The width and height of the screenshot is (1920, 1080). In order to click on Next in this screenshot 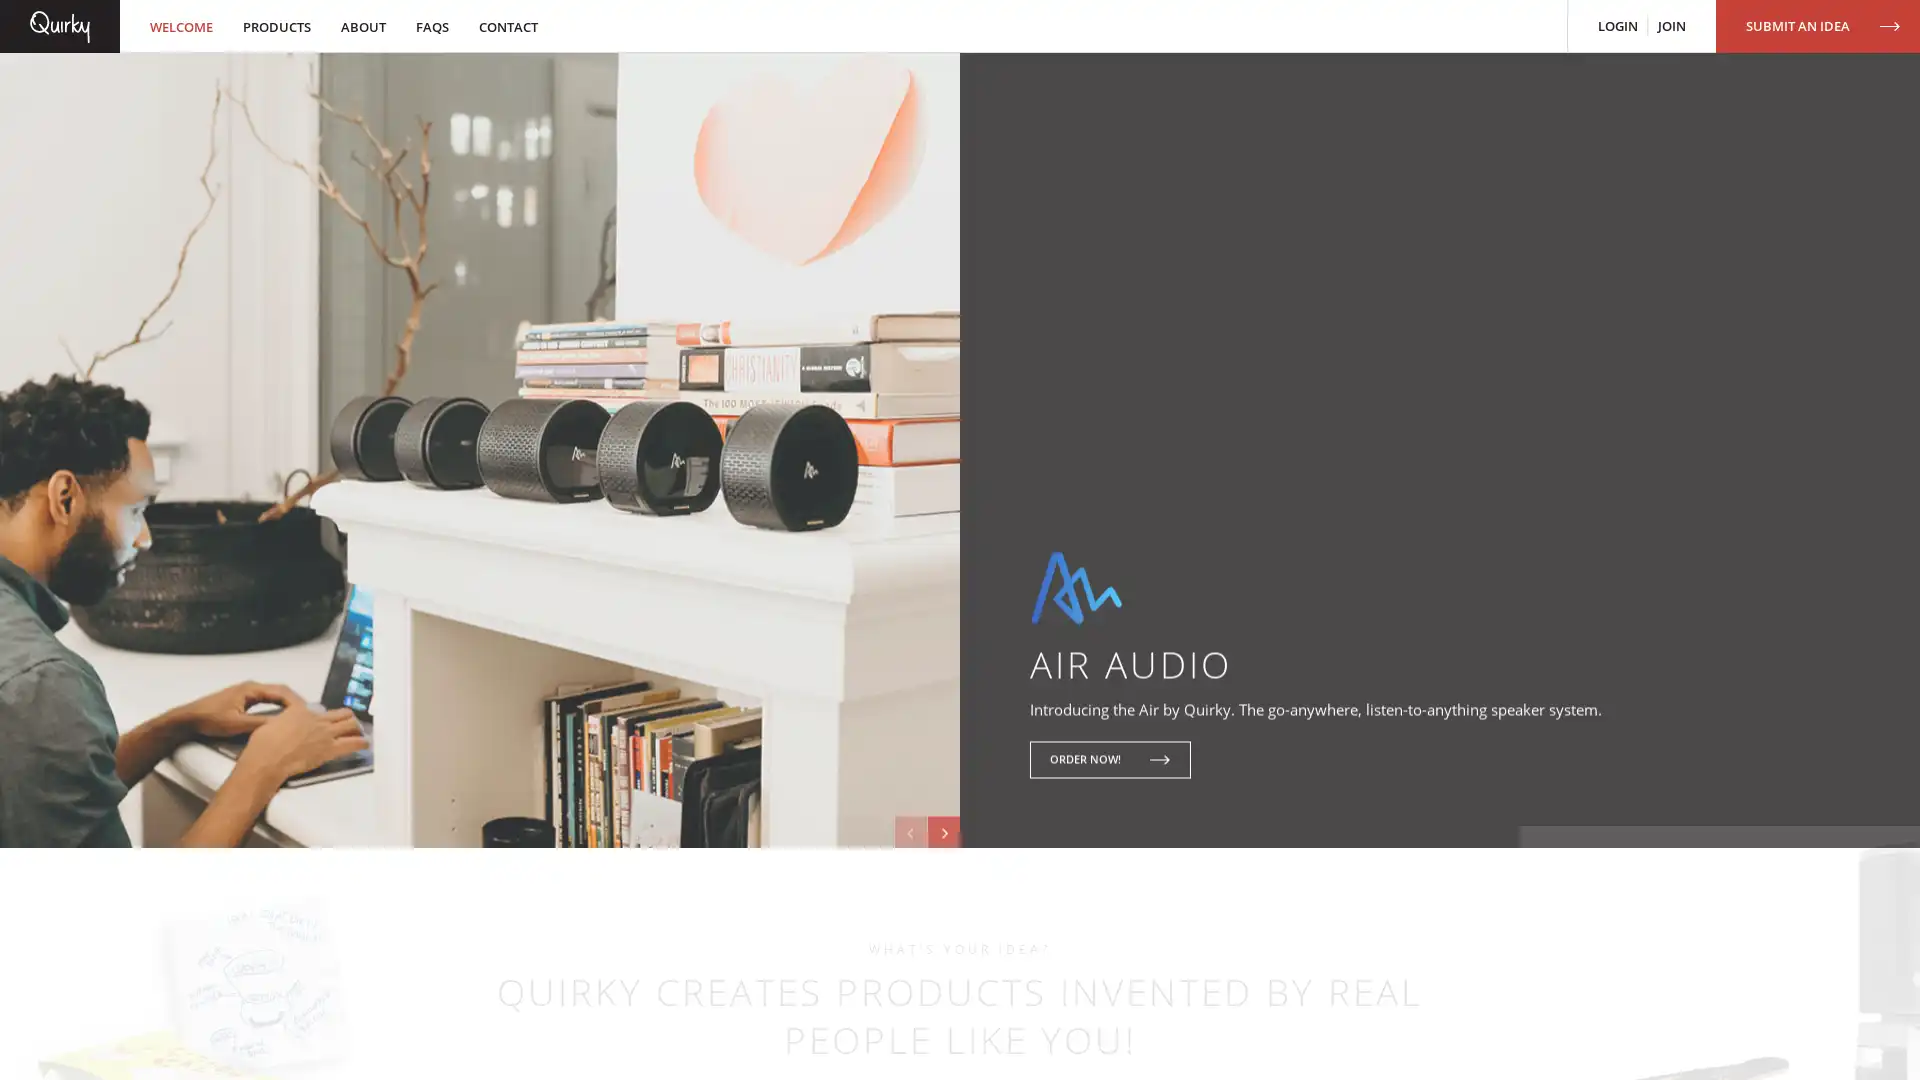, I will do `click(939, 833)`.